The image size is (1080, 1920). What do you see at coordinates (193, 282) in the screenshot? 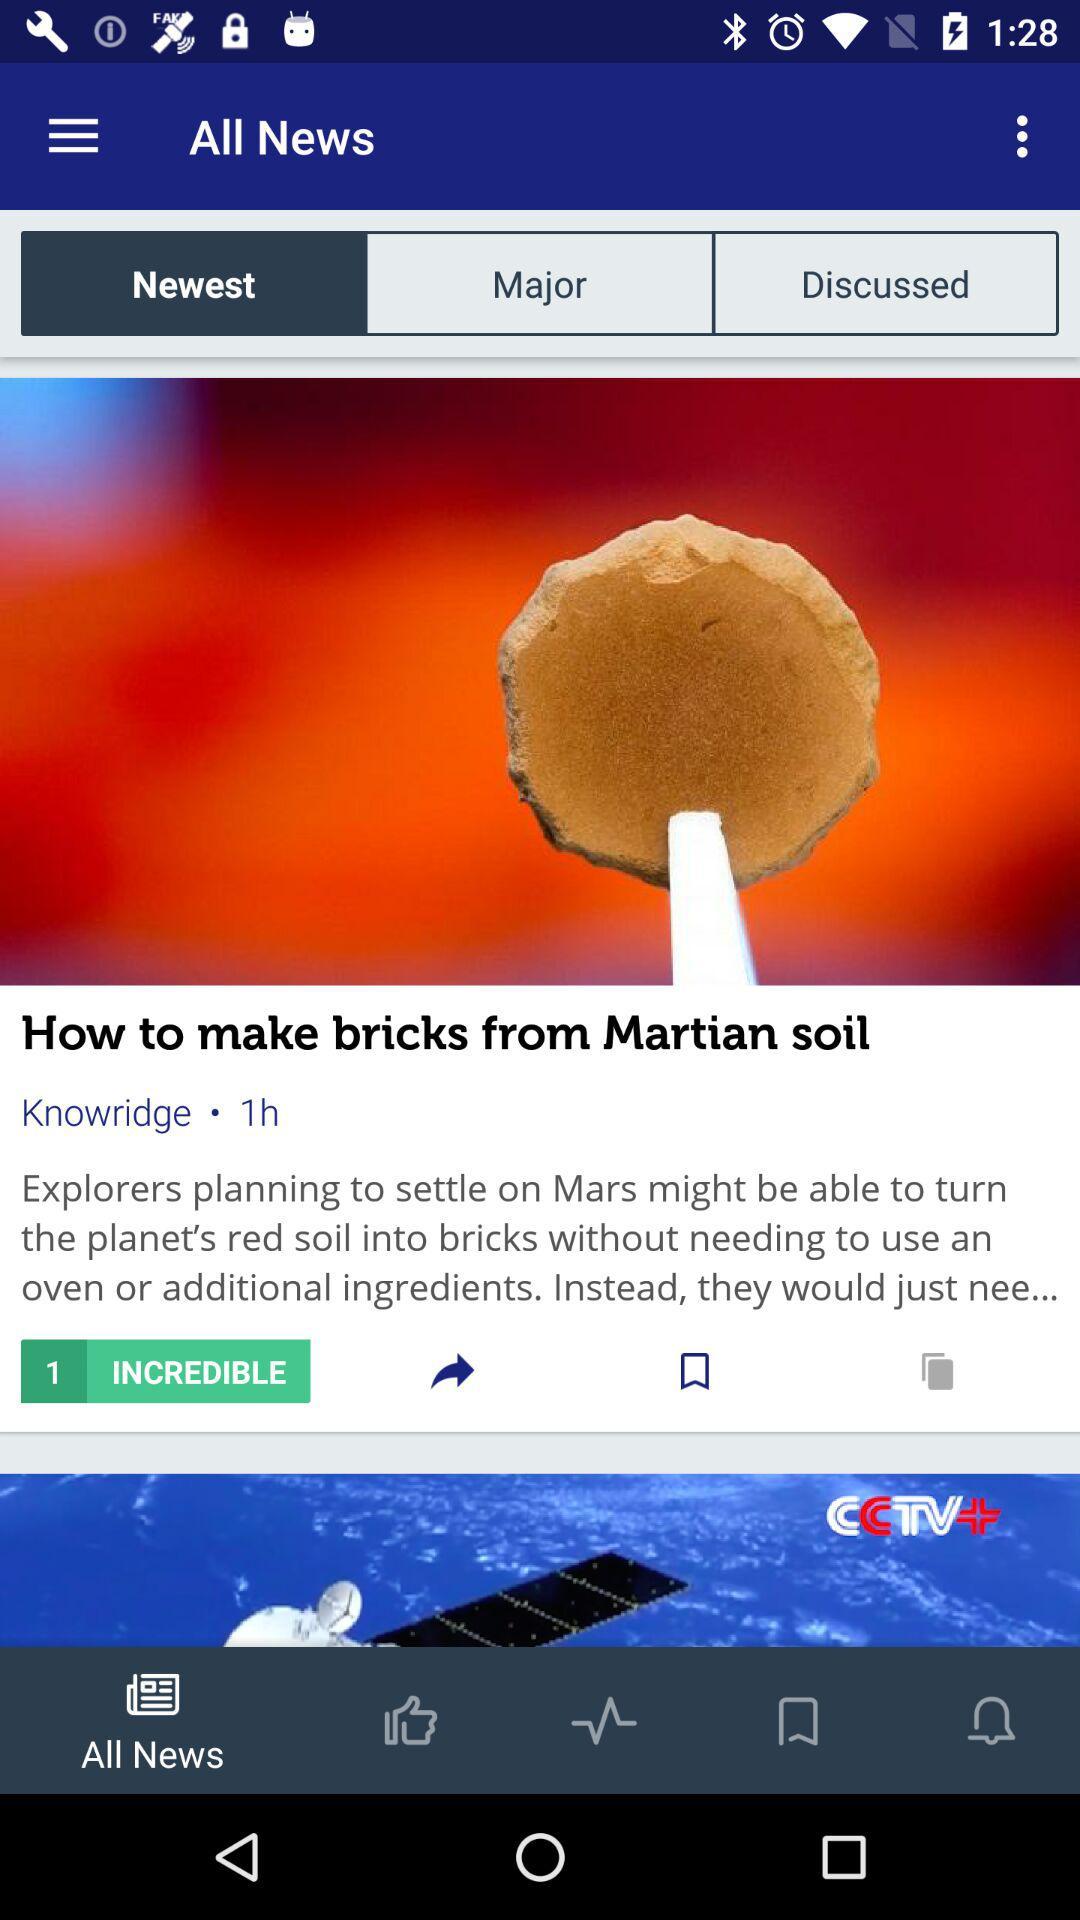
I see `the item to the left of major` at bounding box center [193, 282].